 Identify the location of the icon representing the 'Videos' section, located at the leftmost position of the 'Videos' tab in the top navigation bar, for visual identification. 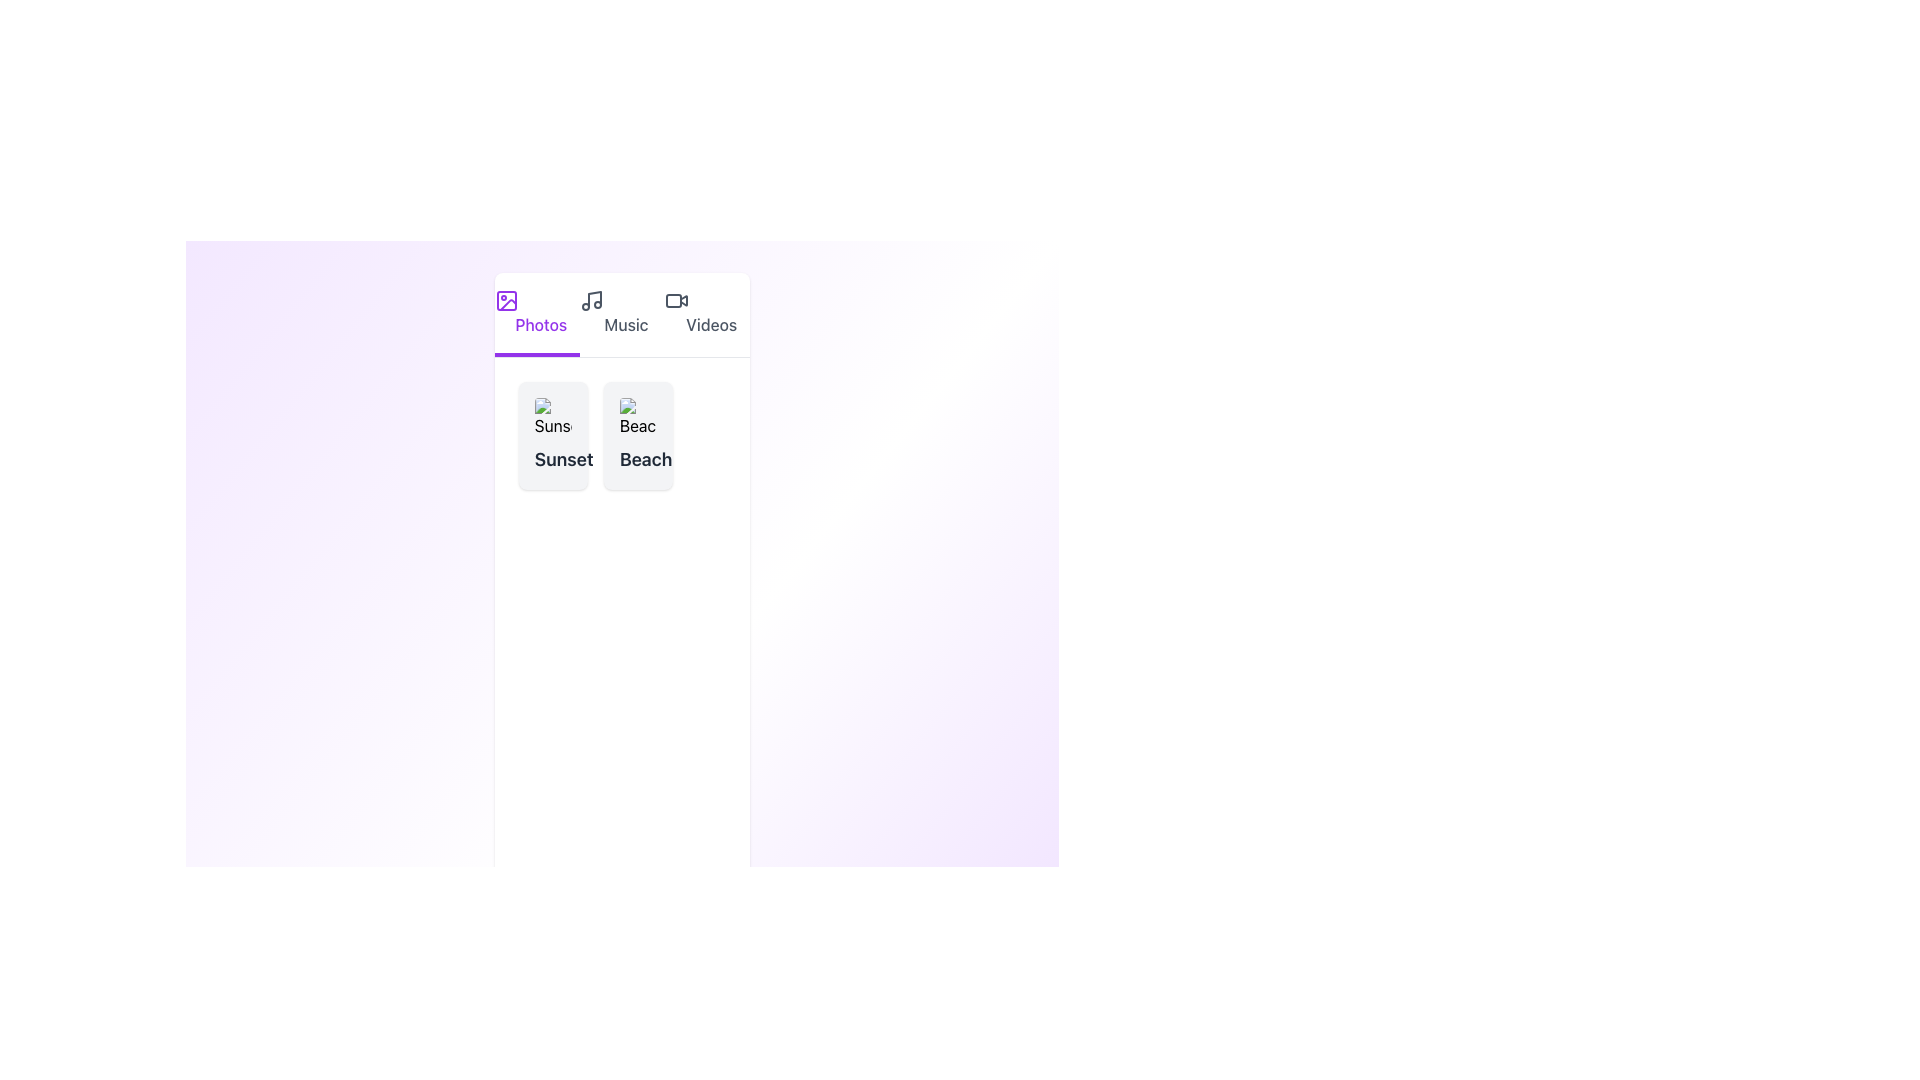
(677, 300).